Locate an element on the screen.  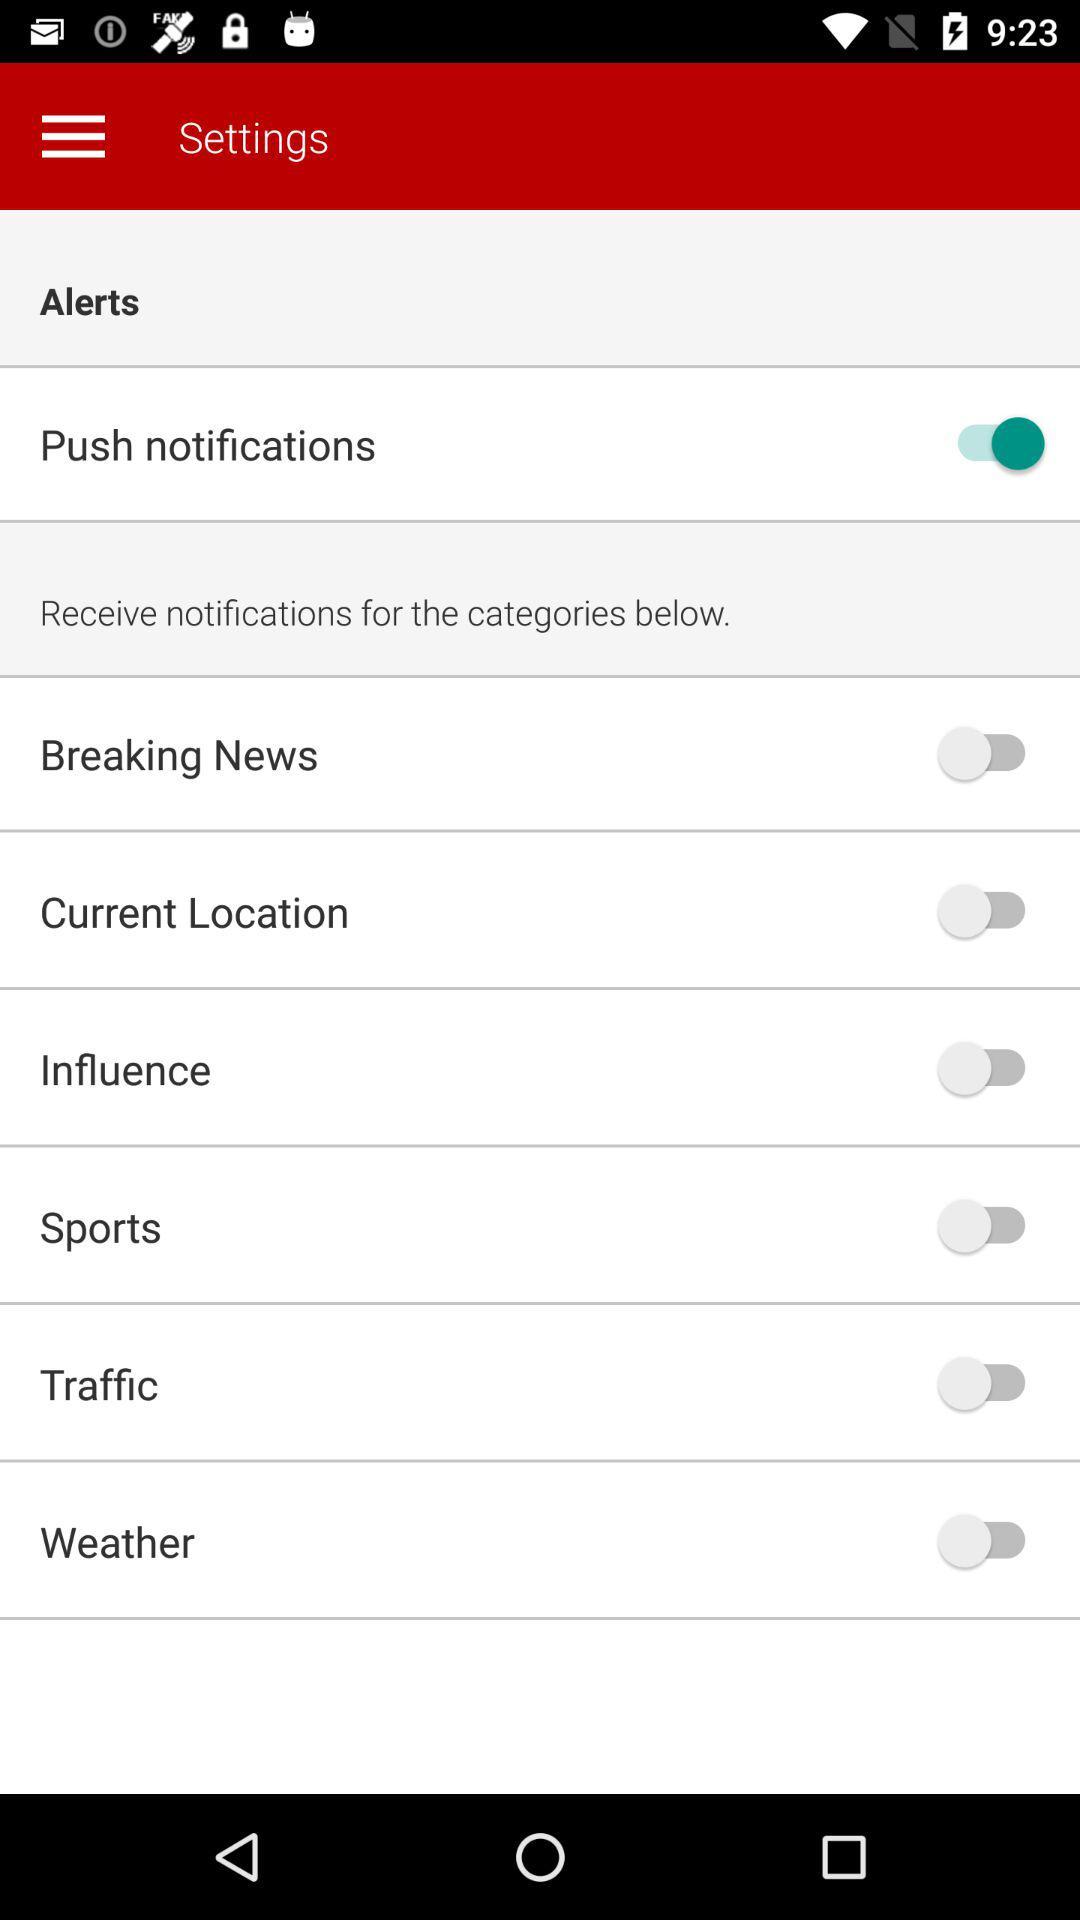
push notifications is located at coordinates (991, 442).